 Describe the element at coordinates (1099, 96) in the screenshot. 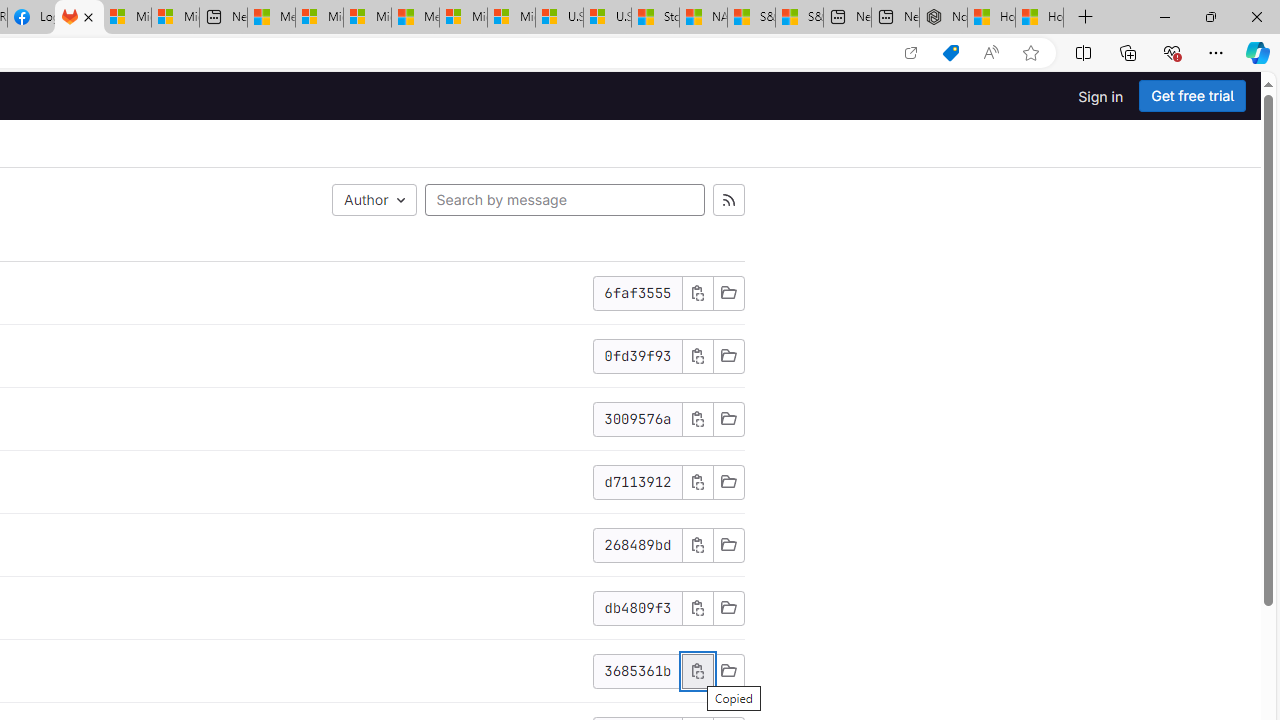

I see `'Sign in'` at that location.